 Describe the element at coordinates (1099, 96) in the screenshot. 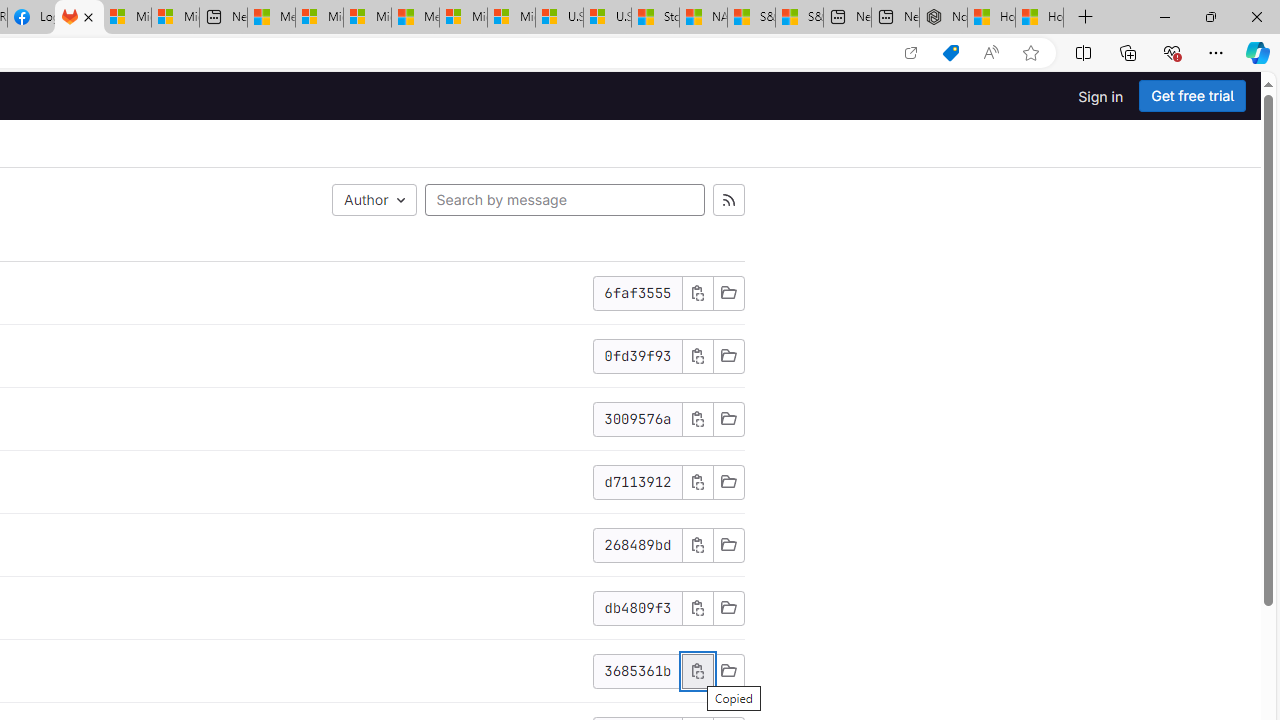

I see `'Sign in'` at that location.